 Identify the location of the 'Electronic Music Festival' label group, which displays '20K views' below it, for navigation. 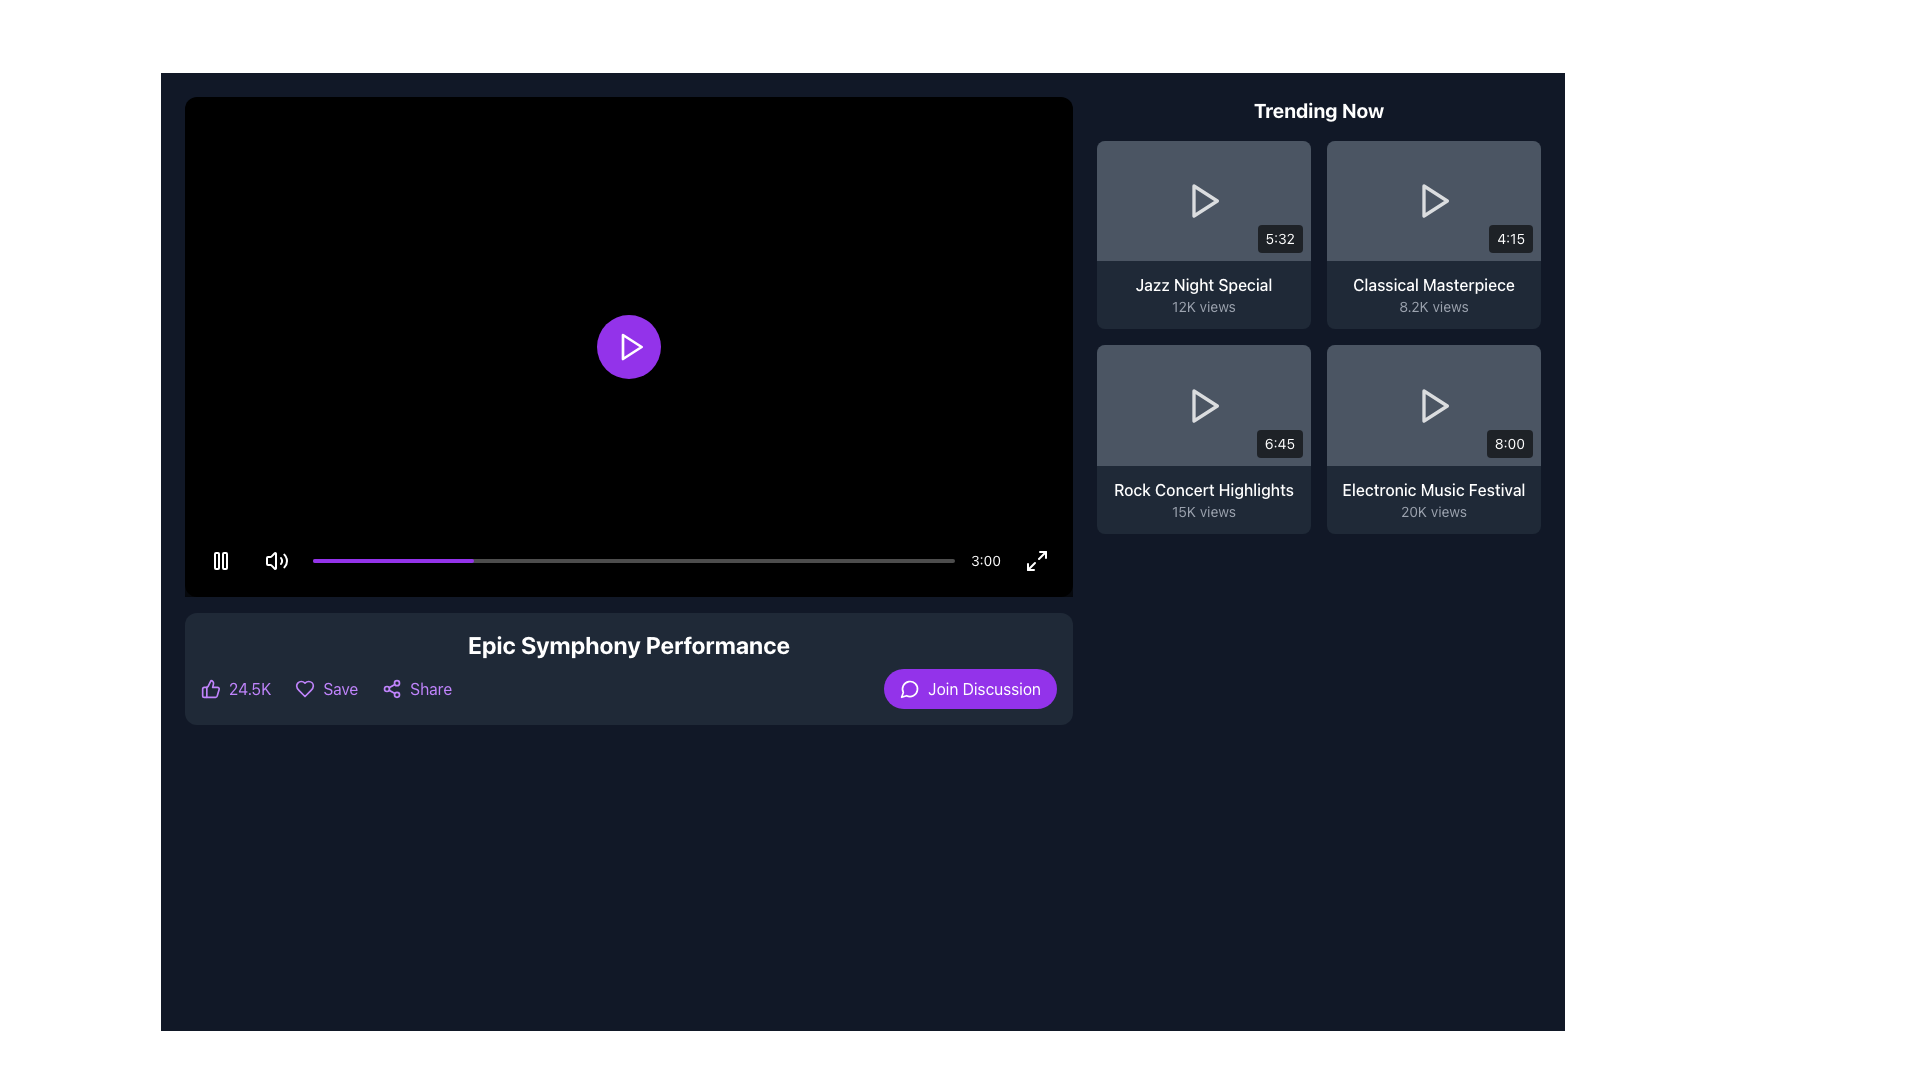
(1433, 497).